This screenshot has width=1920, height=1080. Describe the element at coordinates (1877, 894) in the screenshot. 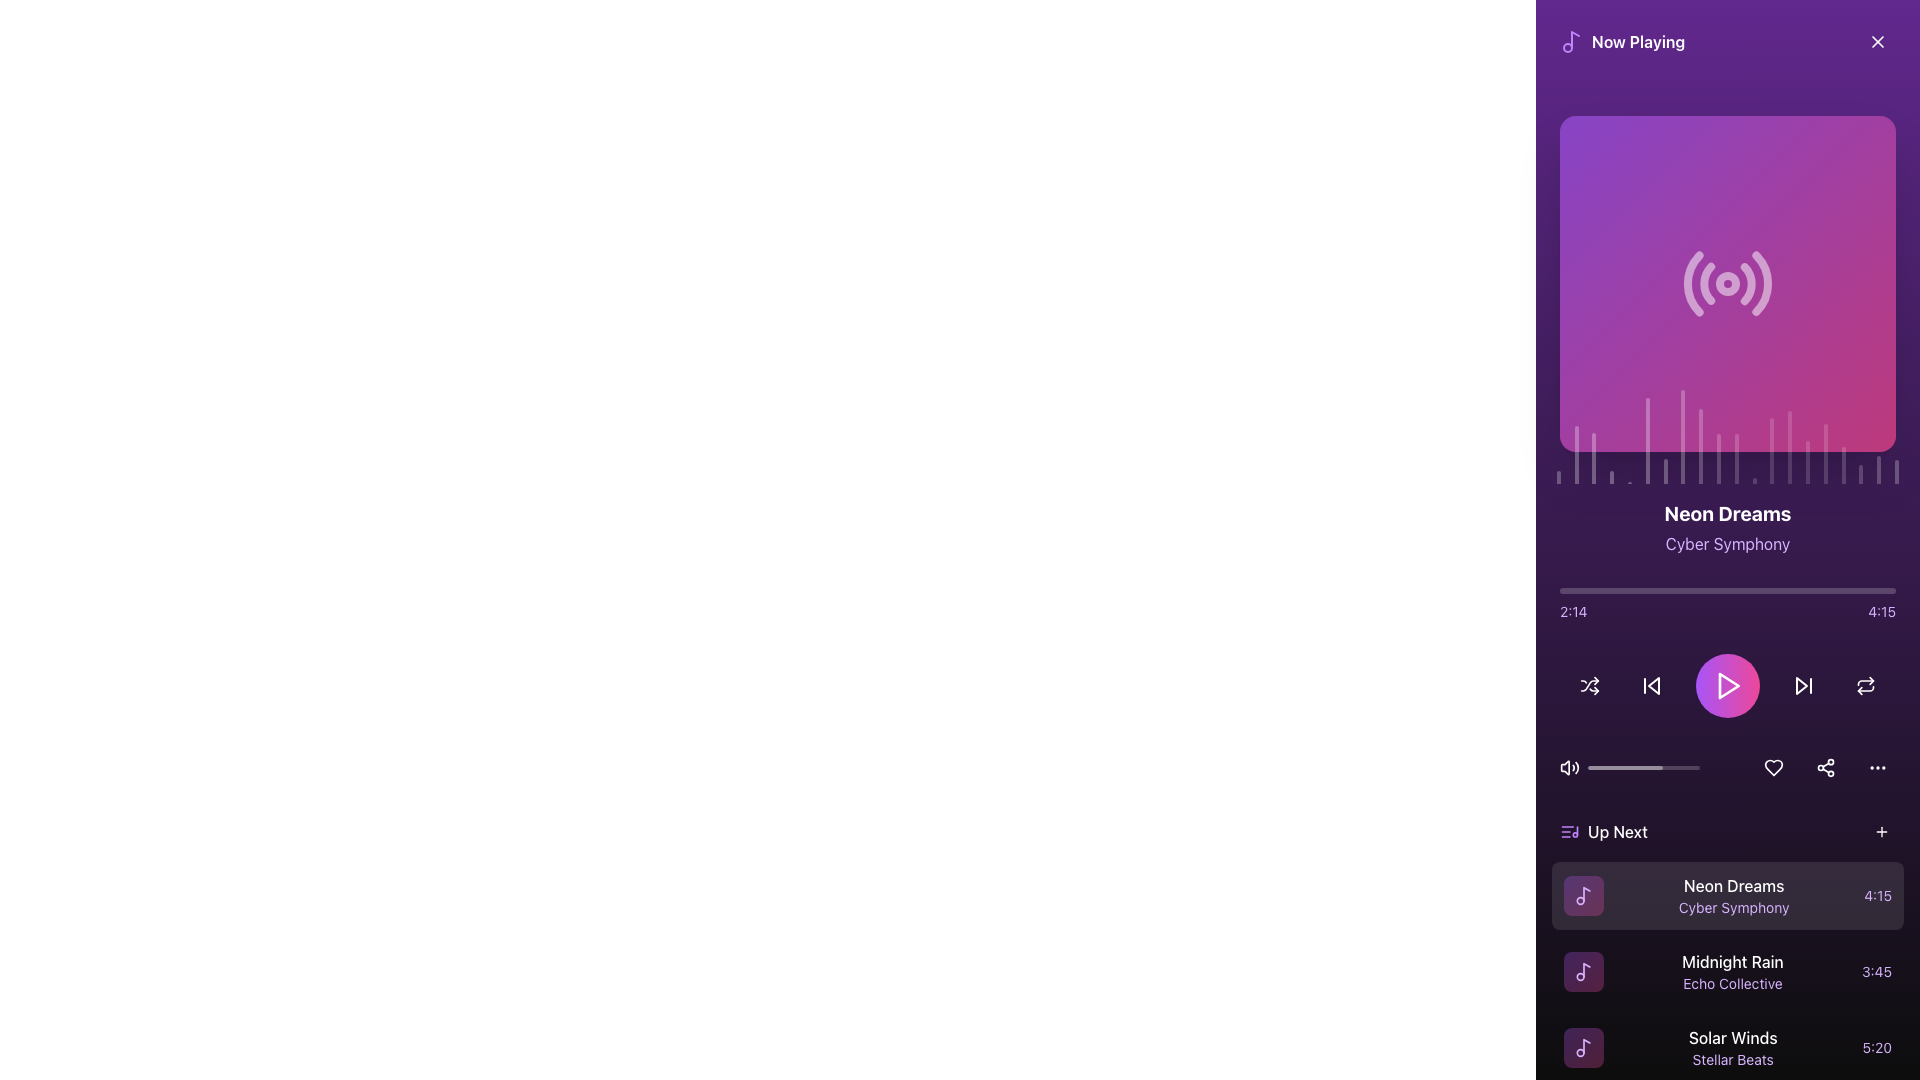

I see `the text label displaying the duration '4:15' in a purple font, located in the 'Up Next' list to the right of the artist's name 'Cyber Symphony'` at that location.